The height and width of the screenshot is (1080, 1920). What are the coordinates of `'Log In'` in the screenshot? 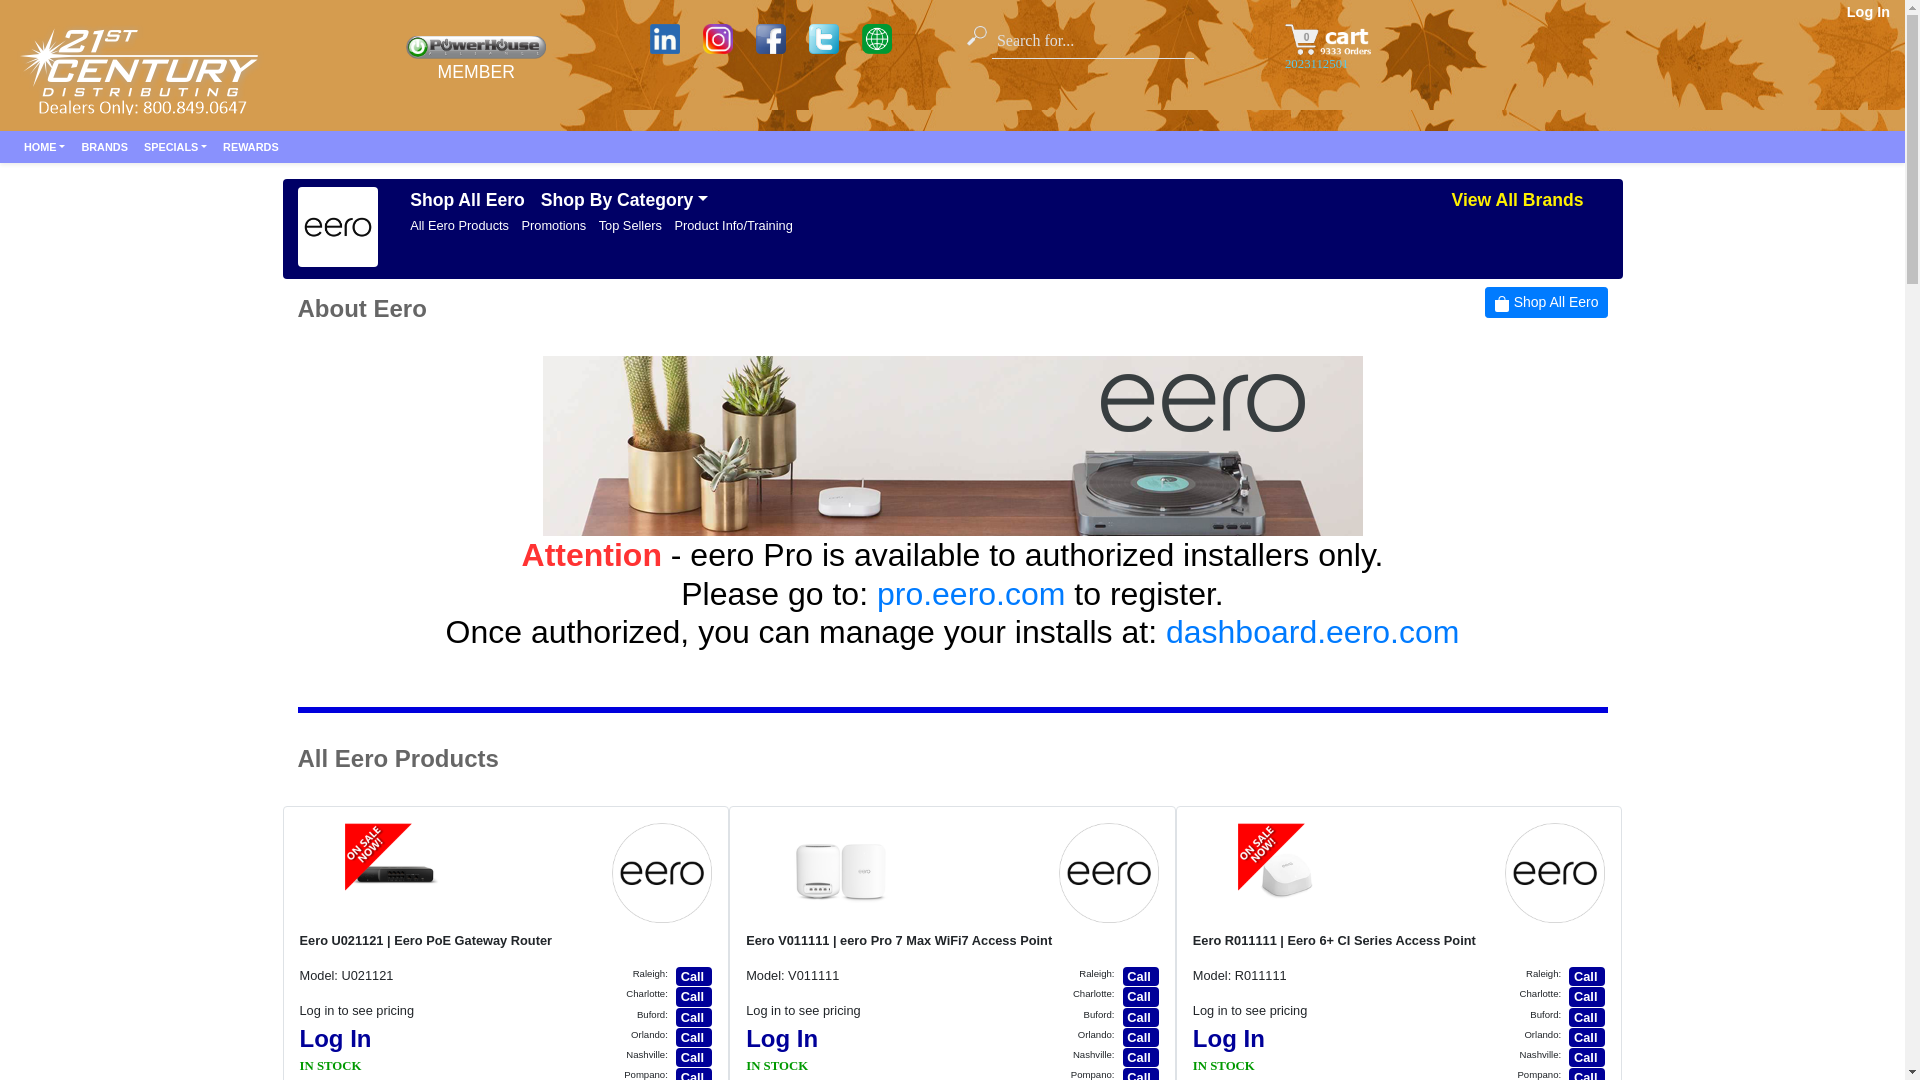 It's located at (1867, 11).